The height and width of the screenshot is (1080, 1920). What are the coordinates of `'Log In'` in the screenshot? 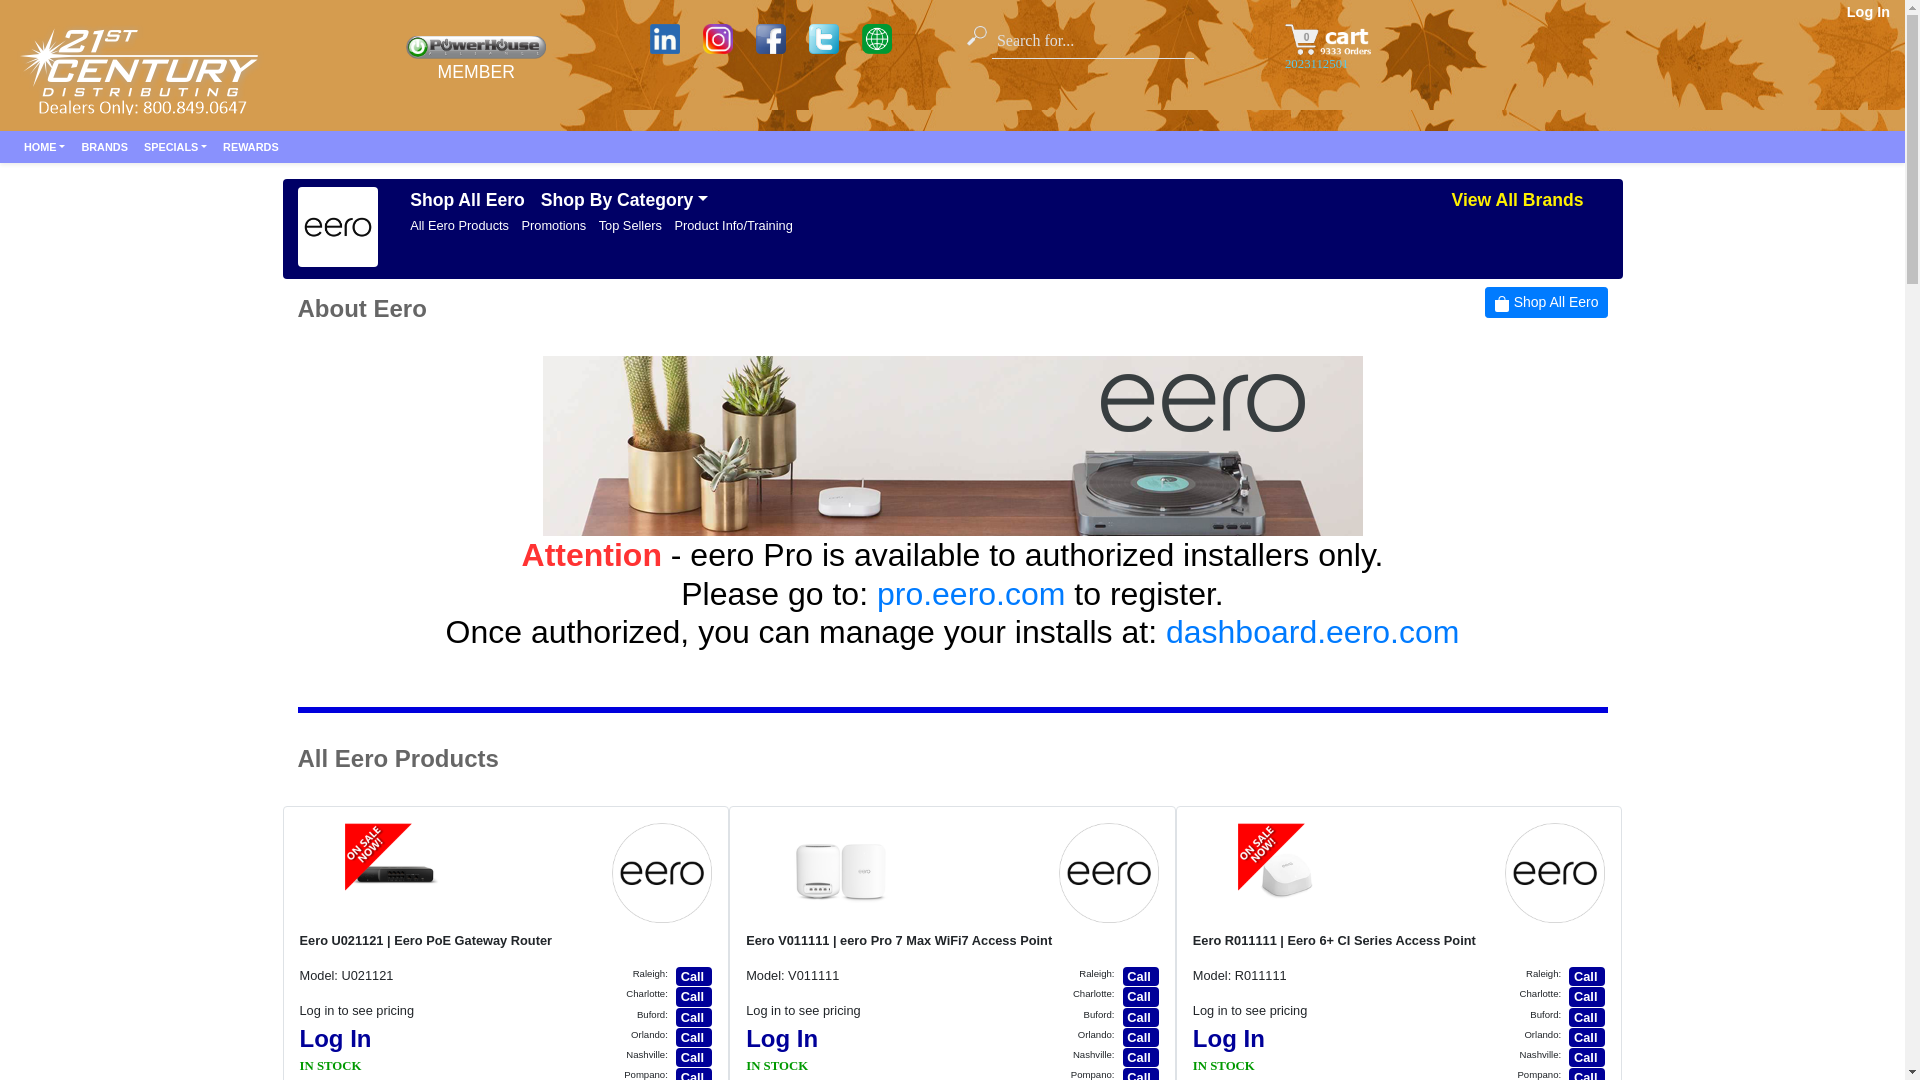 It's located at (1867, 11).